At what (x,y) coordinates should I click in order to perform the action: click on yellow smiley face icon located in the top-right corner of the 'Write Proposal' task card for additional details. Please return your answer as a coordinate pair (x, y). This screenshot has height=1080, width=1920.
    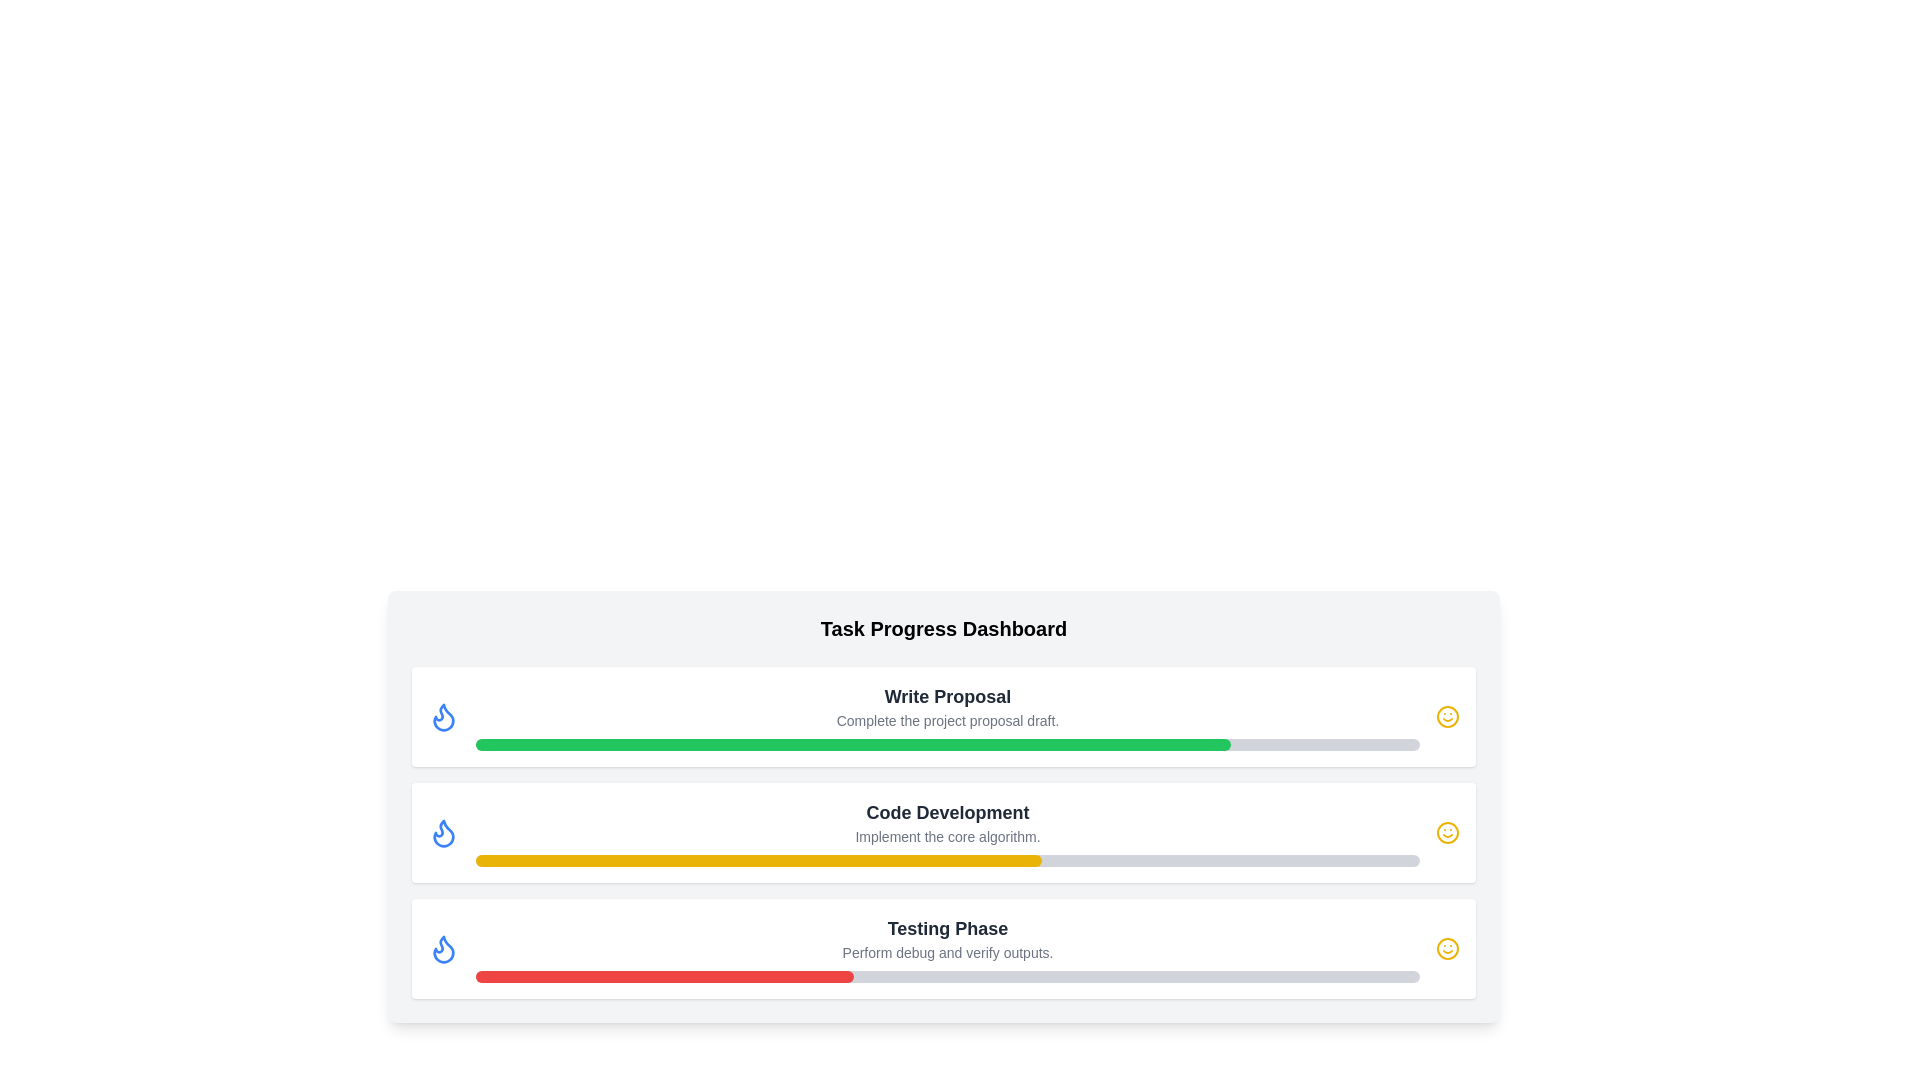
    Looking at the image, I should click on (1448, 716).